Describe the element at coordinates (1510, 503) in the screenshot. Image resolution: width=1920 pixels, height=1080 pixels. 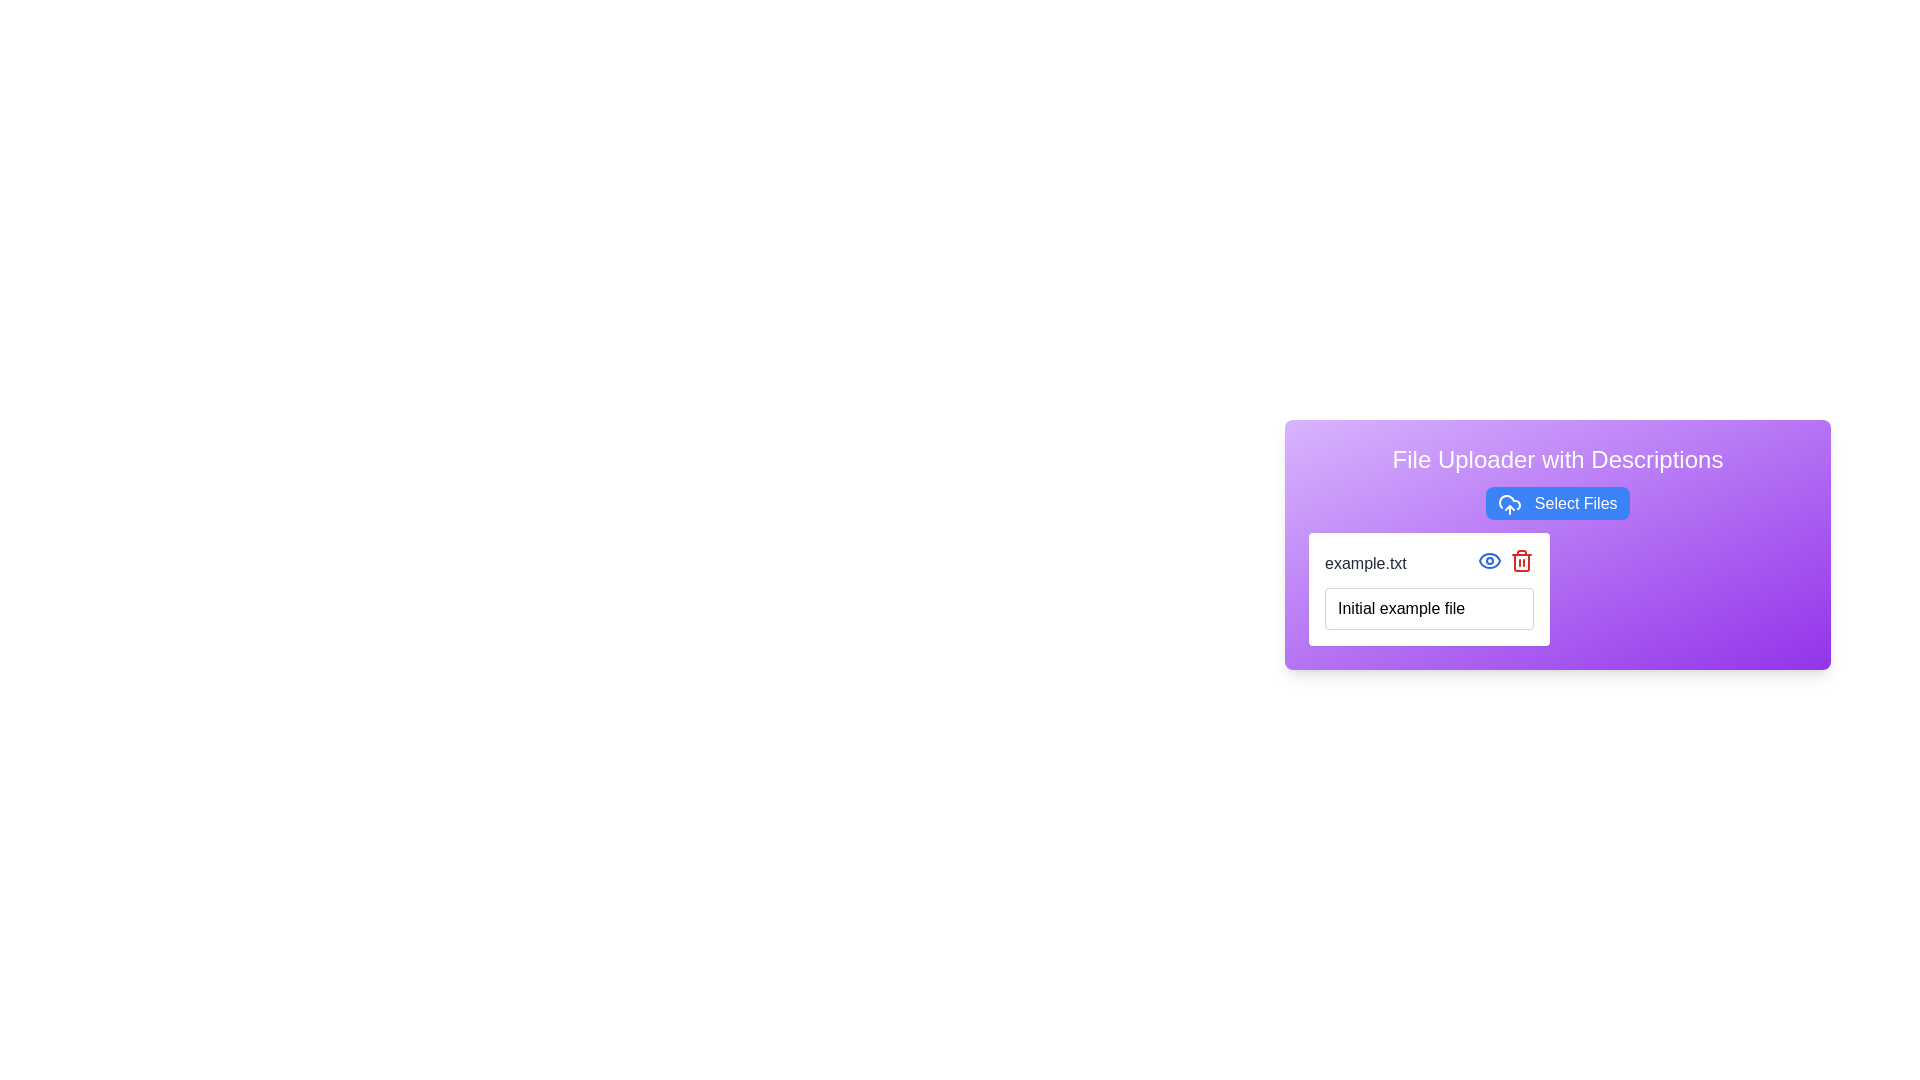
I see `the 'Select Files' button, which includes the upload Icon (SVG) on its left side, to initiate file selection` at that location.